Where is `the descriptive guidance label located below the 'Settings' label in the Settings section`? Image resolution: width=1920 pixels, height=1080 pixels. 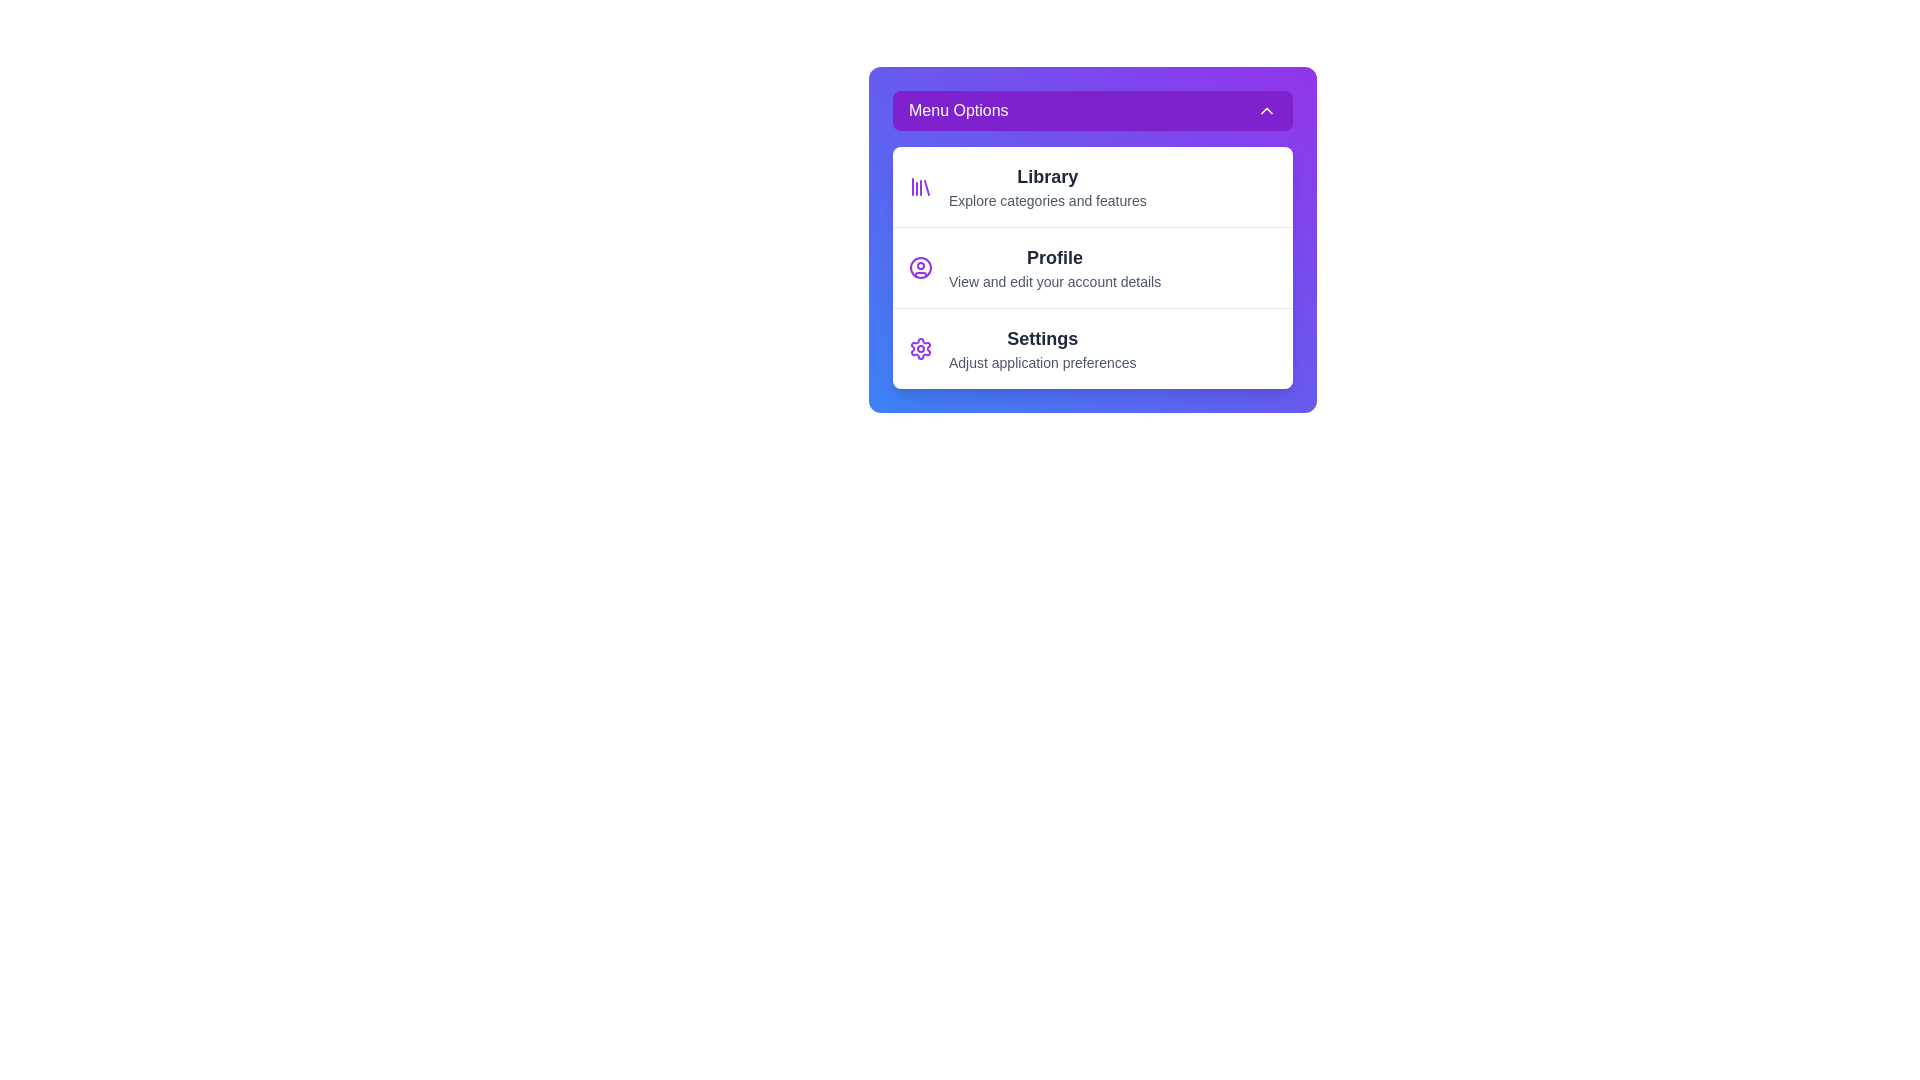
the descriptive guidance label located below the 'Settings' label in the Settings section is located at coordinates (1041, 362).